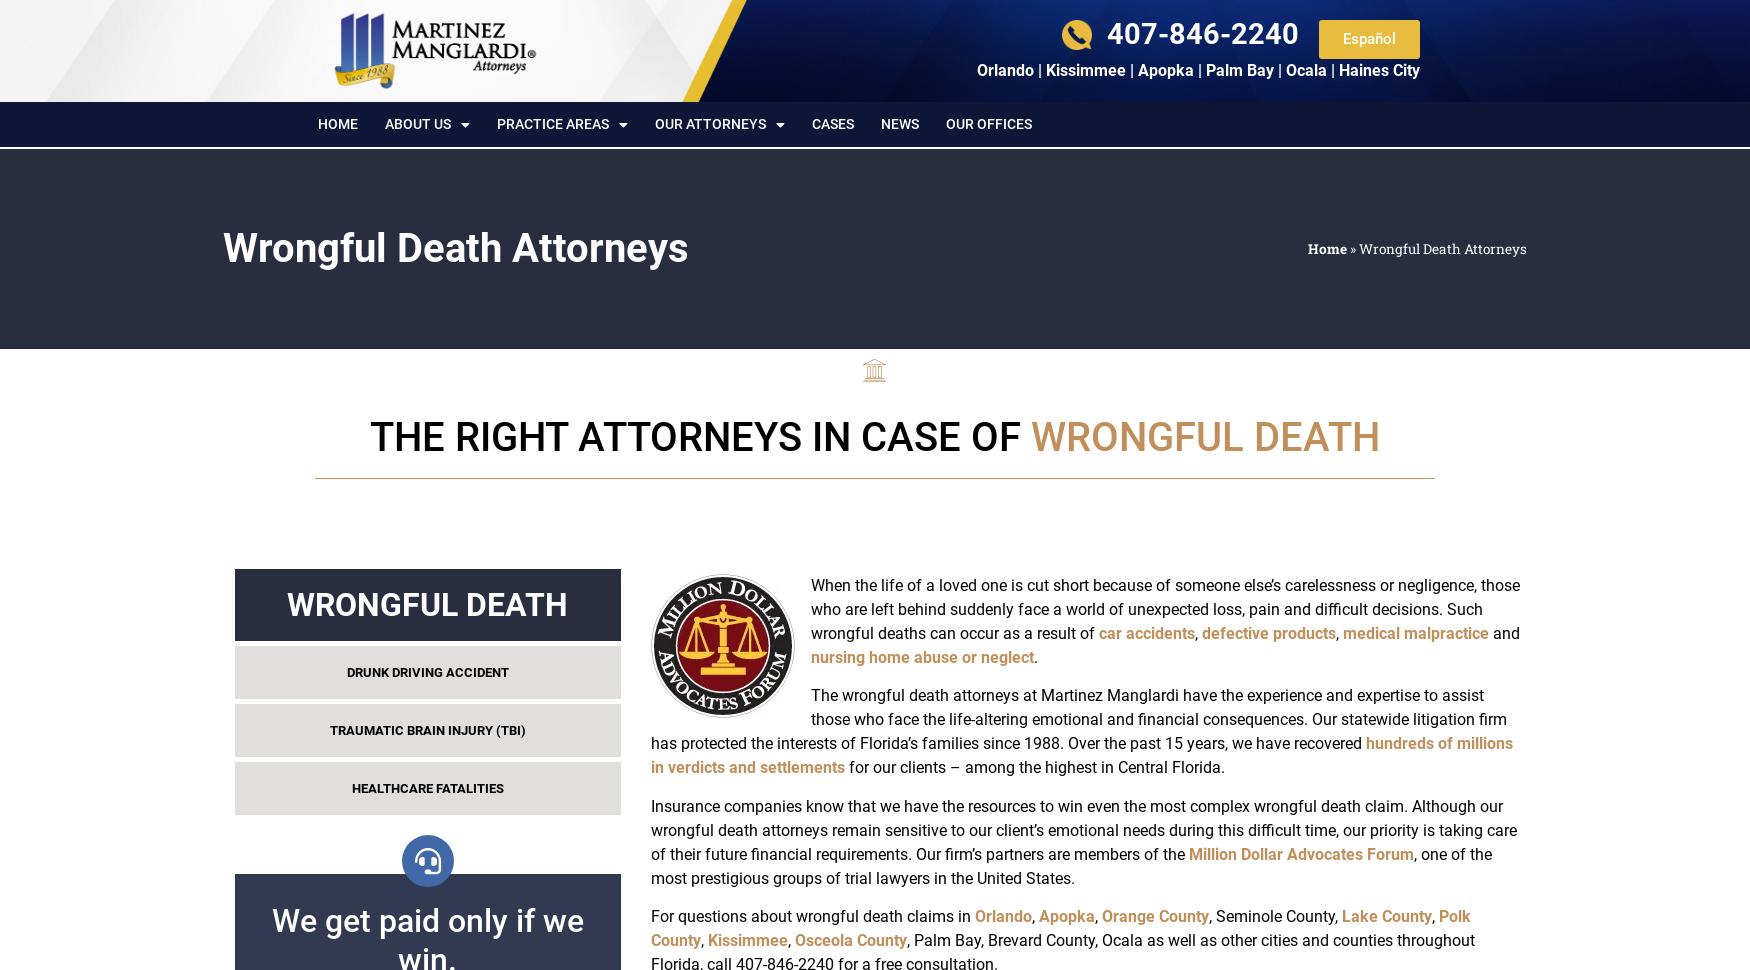  Describe the element at coordinates (426, 729) in the screenshot. I see `'TRAUMATIC BRAIN INJURY (TBI)'` at that location.